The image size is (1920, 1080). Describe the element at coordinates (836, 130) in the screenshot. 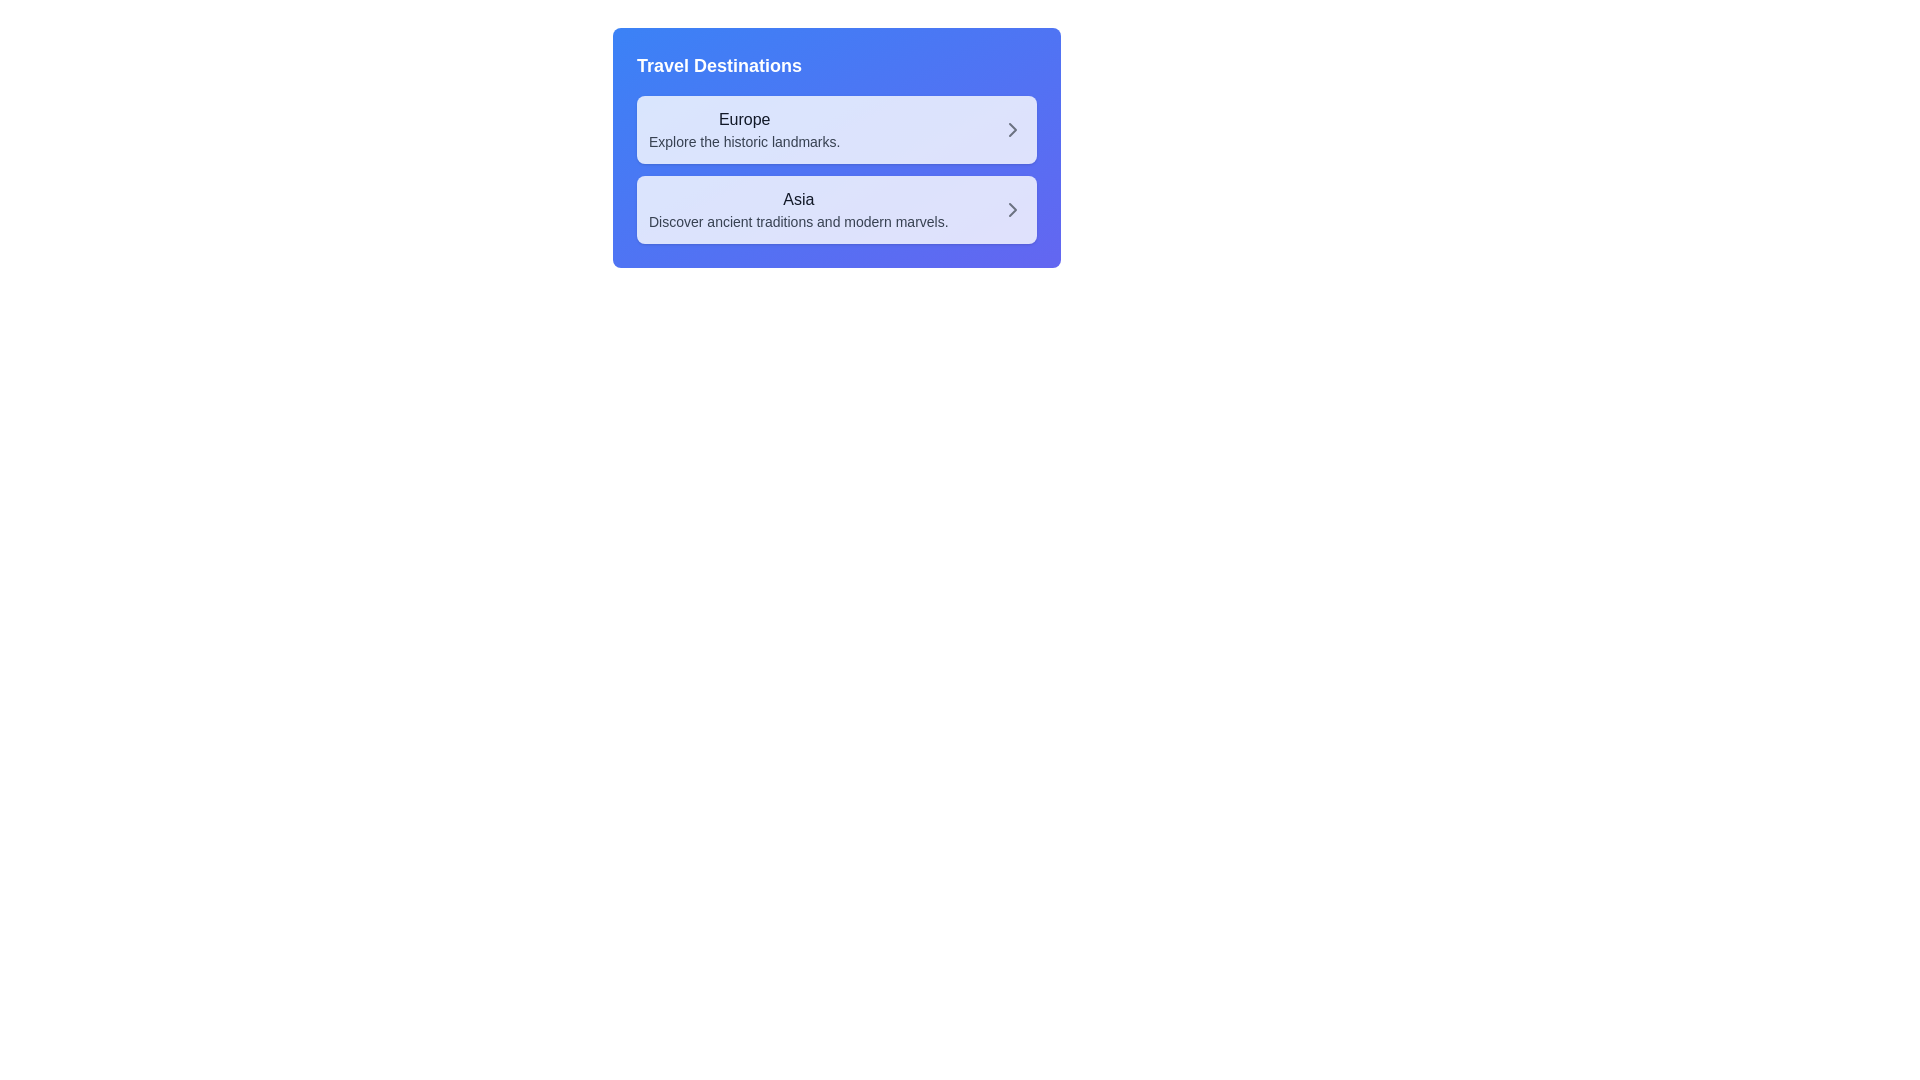

I see `the button representing the geographic region of Europe in the 'Travel Destinations' interface` at that location.